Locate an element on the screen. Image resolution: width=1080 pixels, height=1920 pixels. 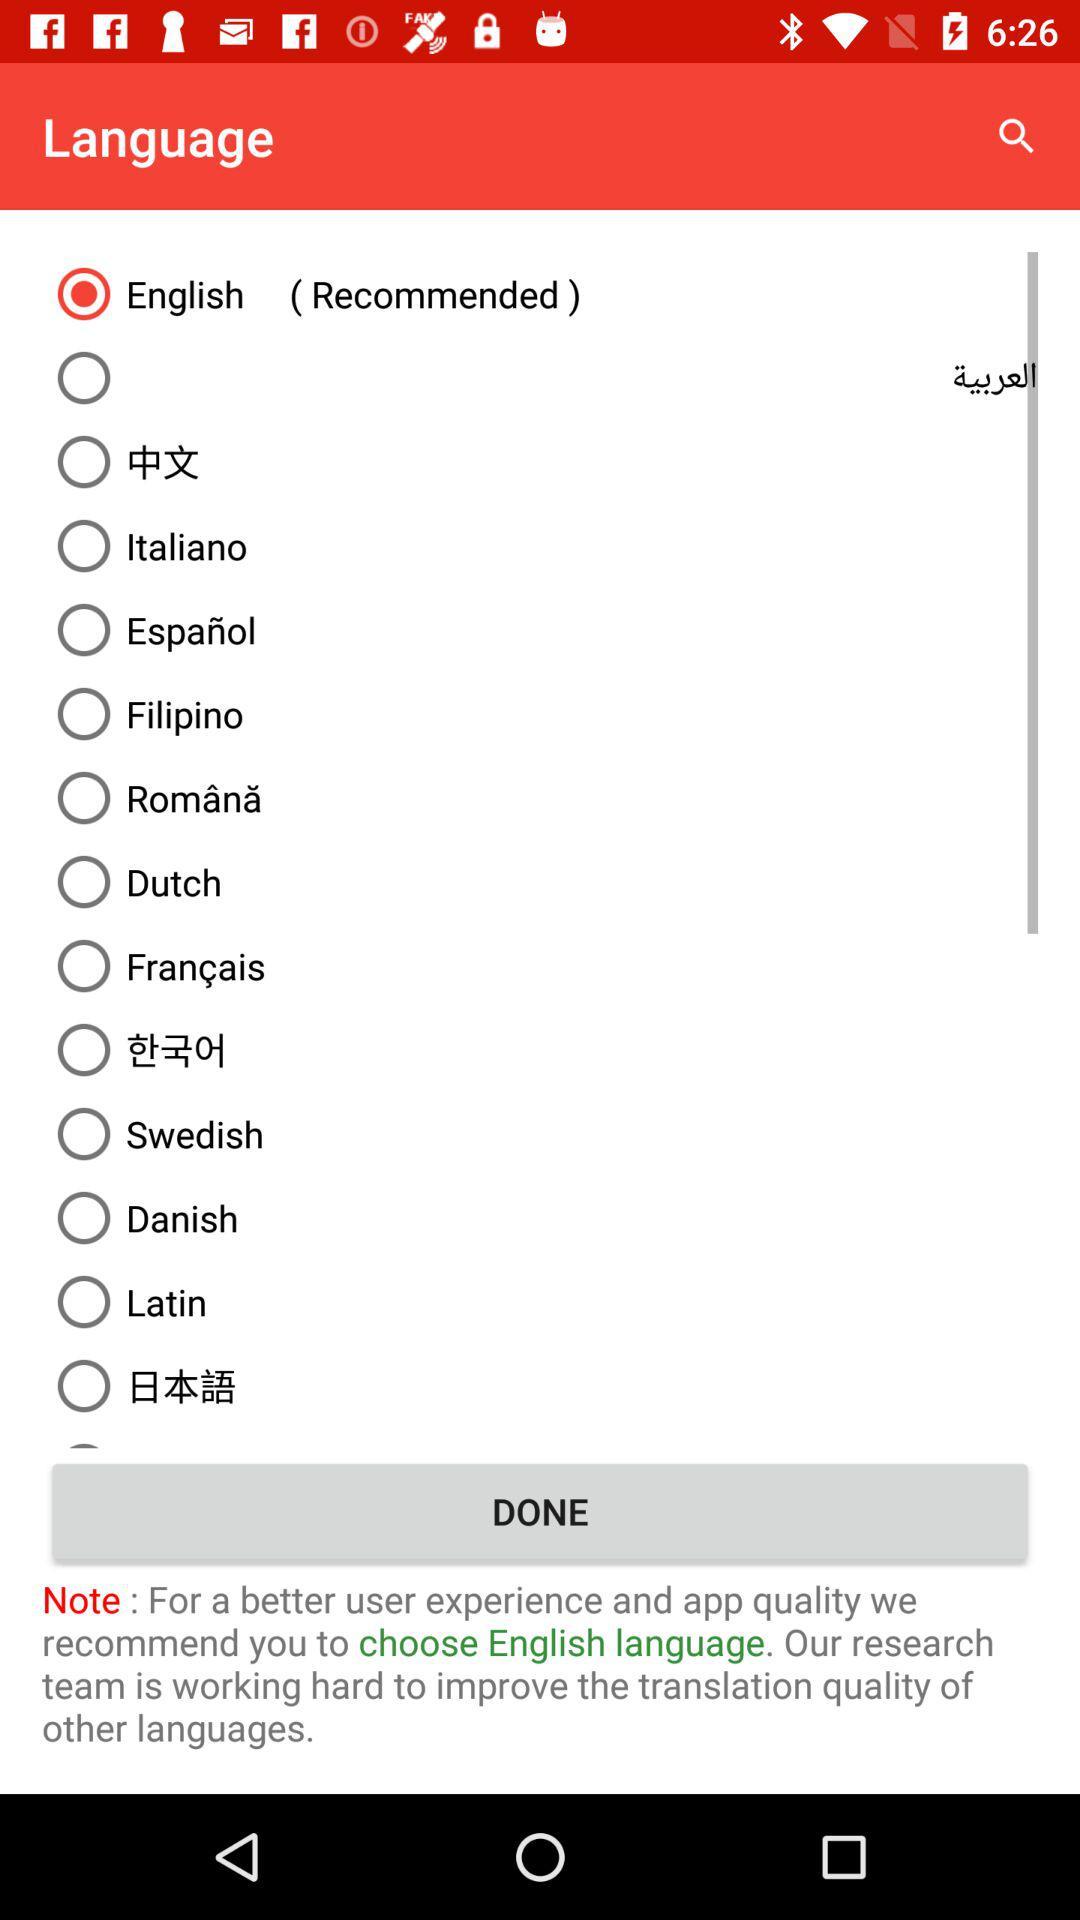
danish item is located at coordinates (540, 1217).